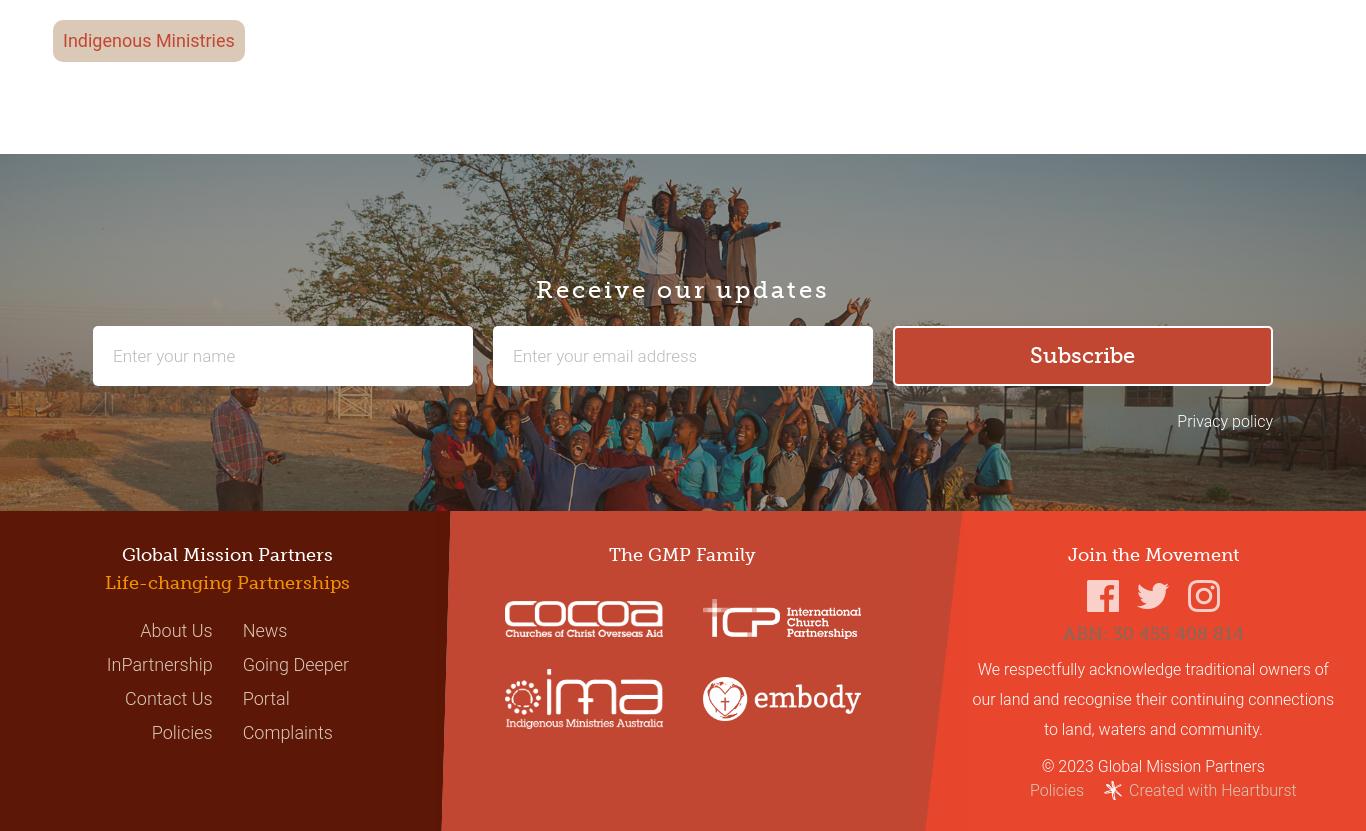  What do you see at coordinates (139, 629) in the screenshot?
I see `'About Us'` at bounding box center [139, 629].